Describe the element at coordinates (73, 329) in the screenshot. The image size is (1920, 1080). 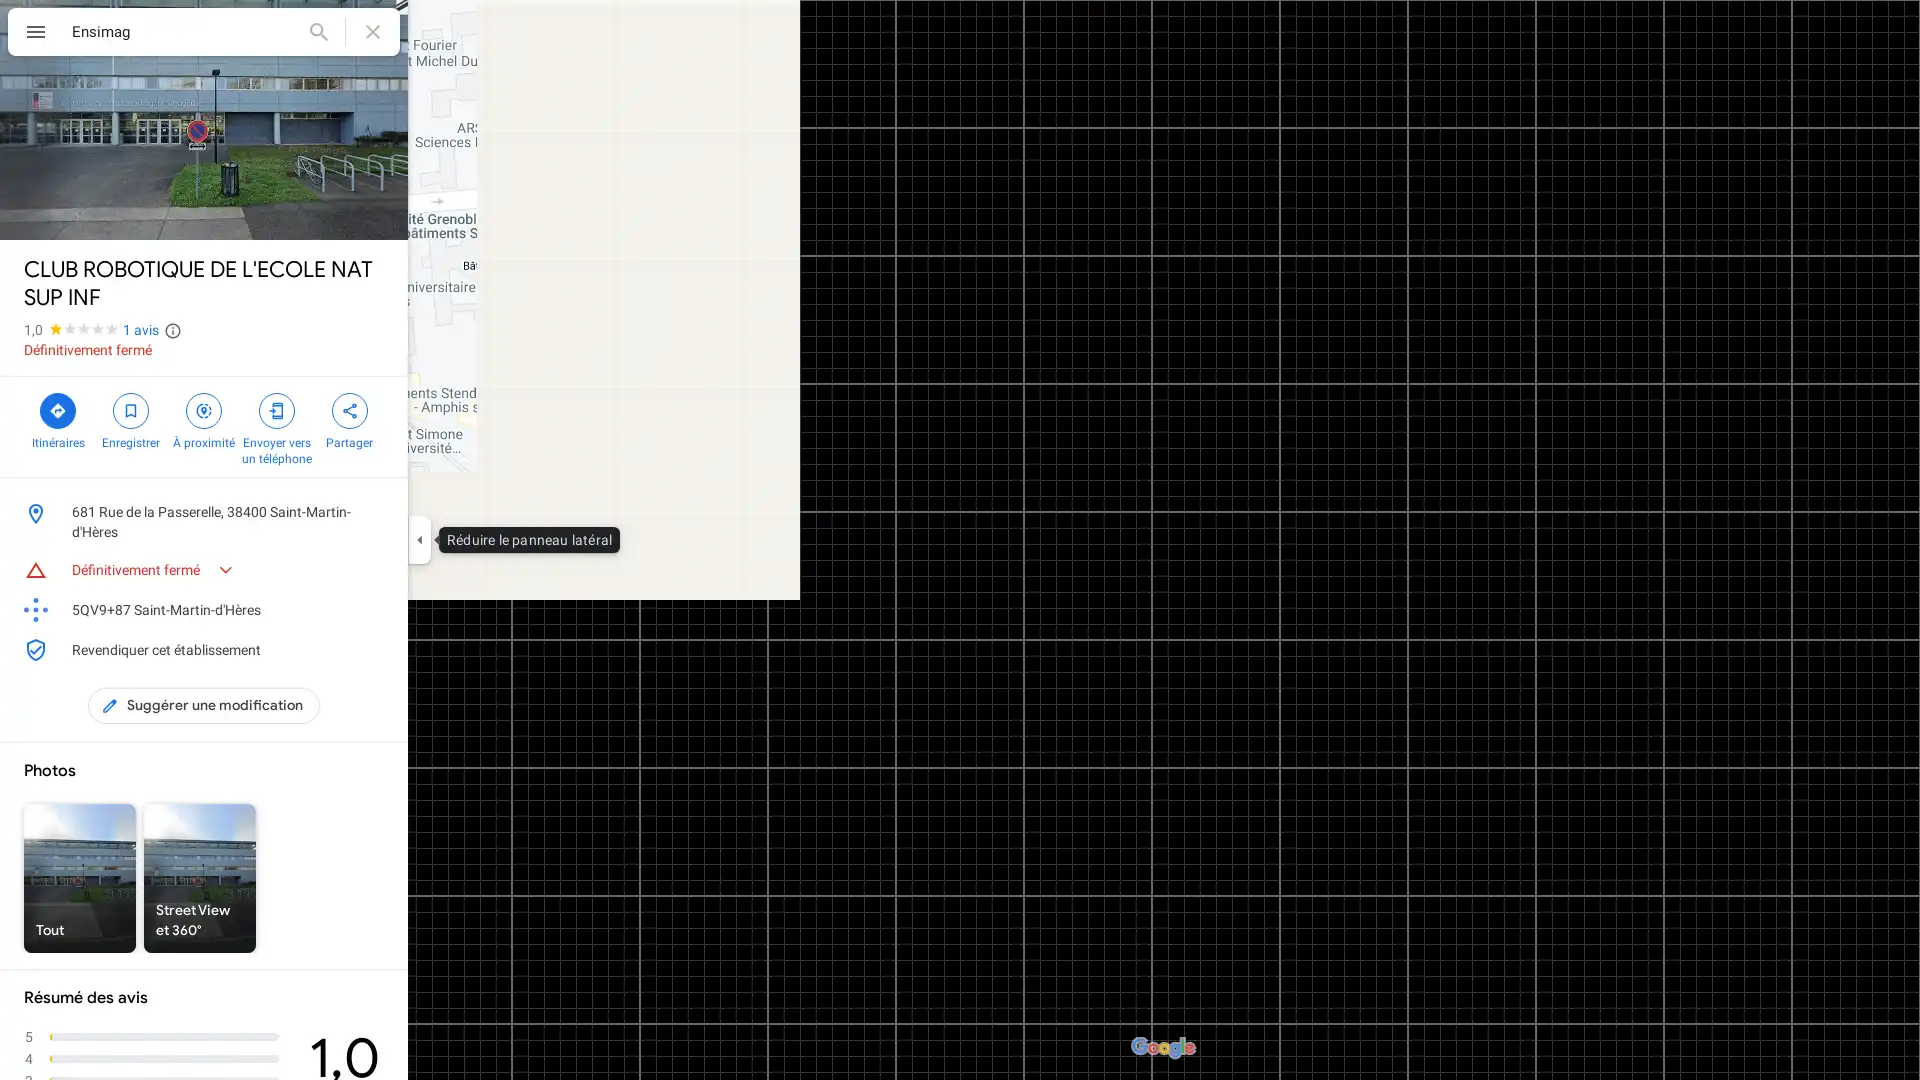
I see `1,0 etoiles` at that location.